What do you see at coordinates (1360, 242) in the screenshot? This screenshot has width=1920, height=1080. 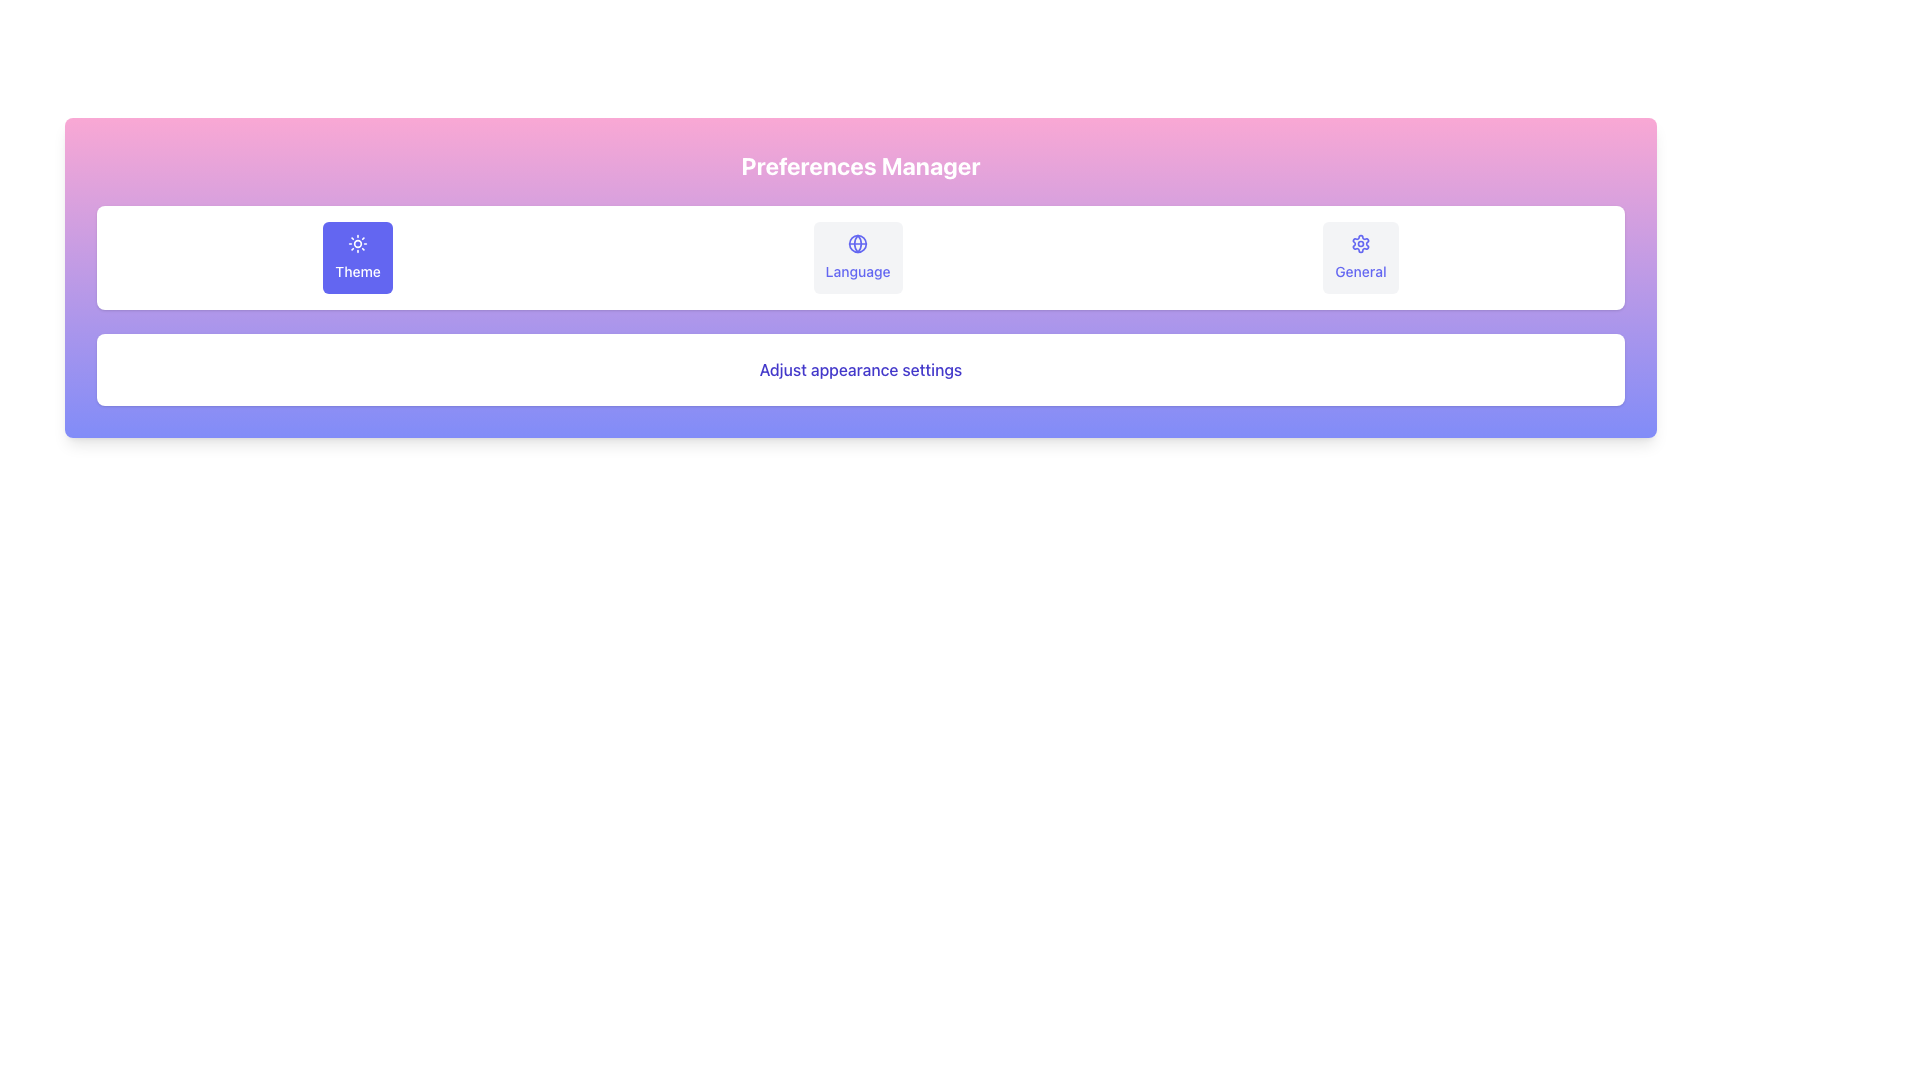 I see `the decorative icon indicating the 'General' category in the 'Preferences Manager' section, located at the bottom-right corner above the 'General' text` at bounding box center [1360, 242].